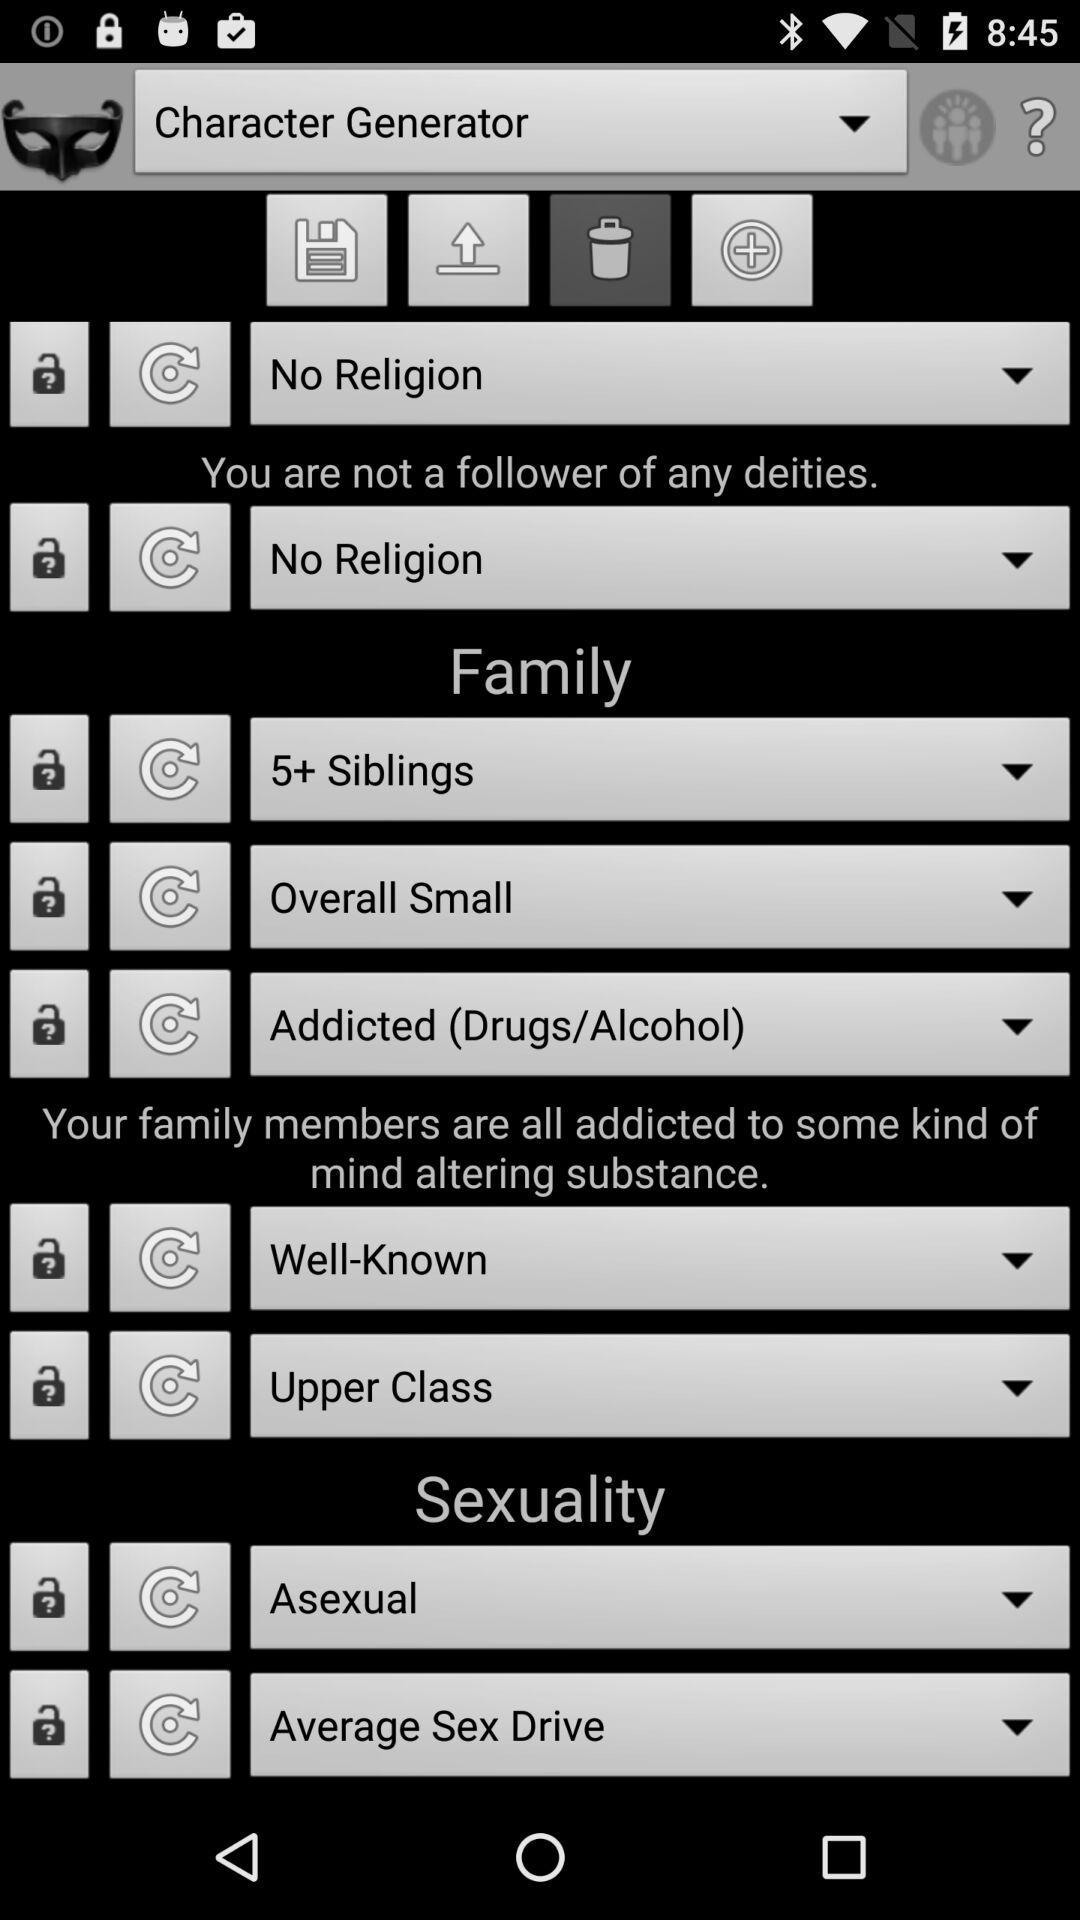 The width and height of the screenshot is (1080, 1920). What do you see at coordinates (48, 773) in the screenshot?
I see `lock` at bounding box center [48, 773].